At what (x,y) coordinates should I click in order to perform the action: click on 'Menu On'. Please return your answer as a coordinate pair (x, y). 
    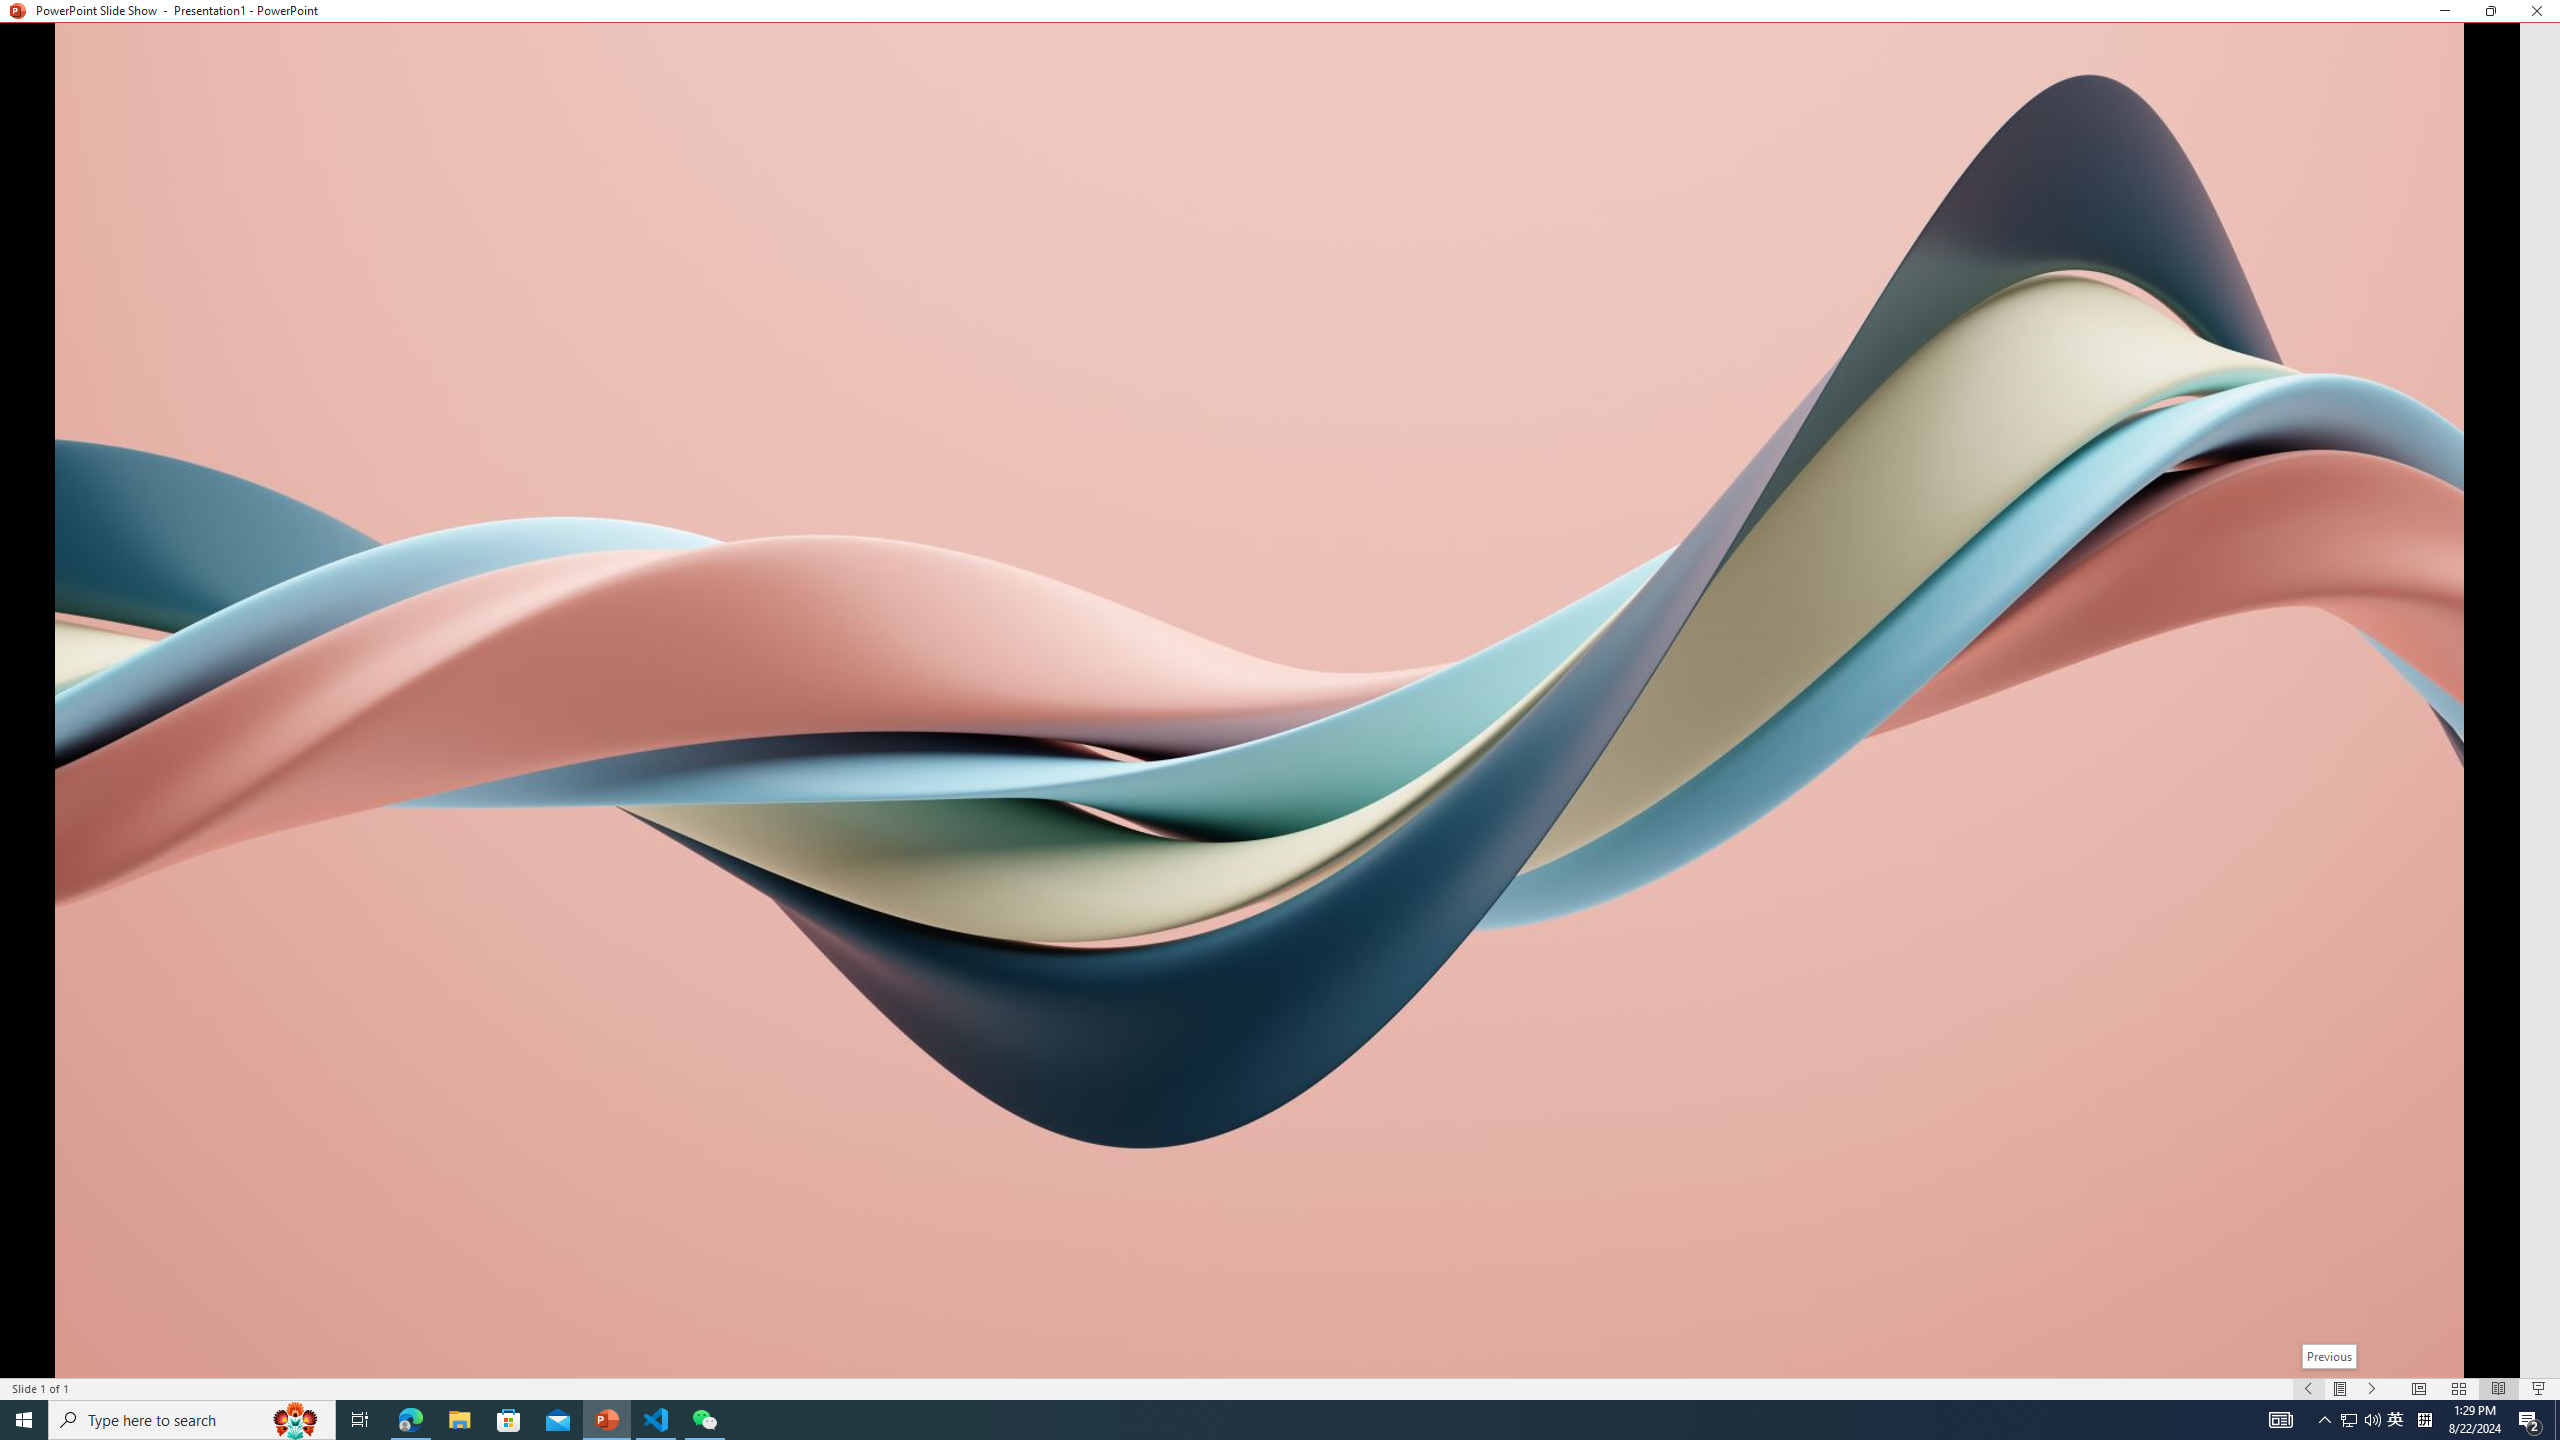
    Looking at the image, I should click on (2340, 1389).